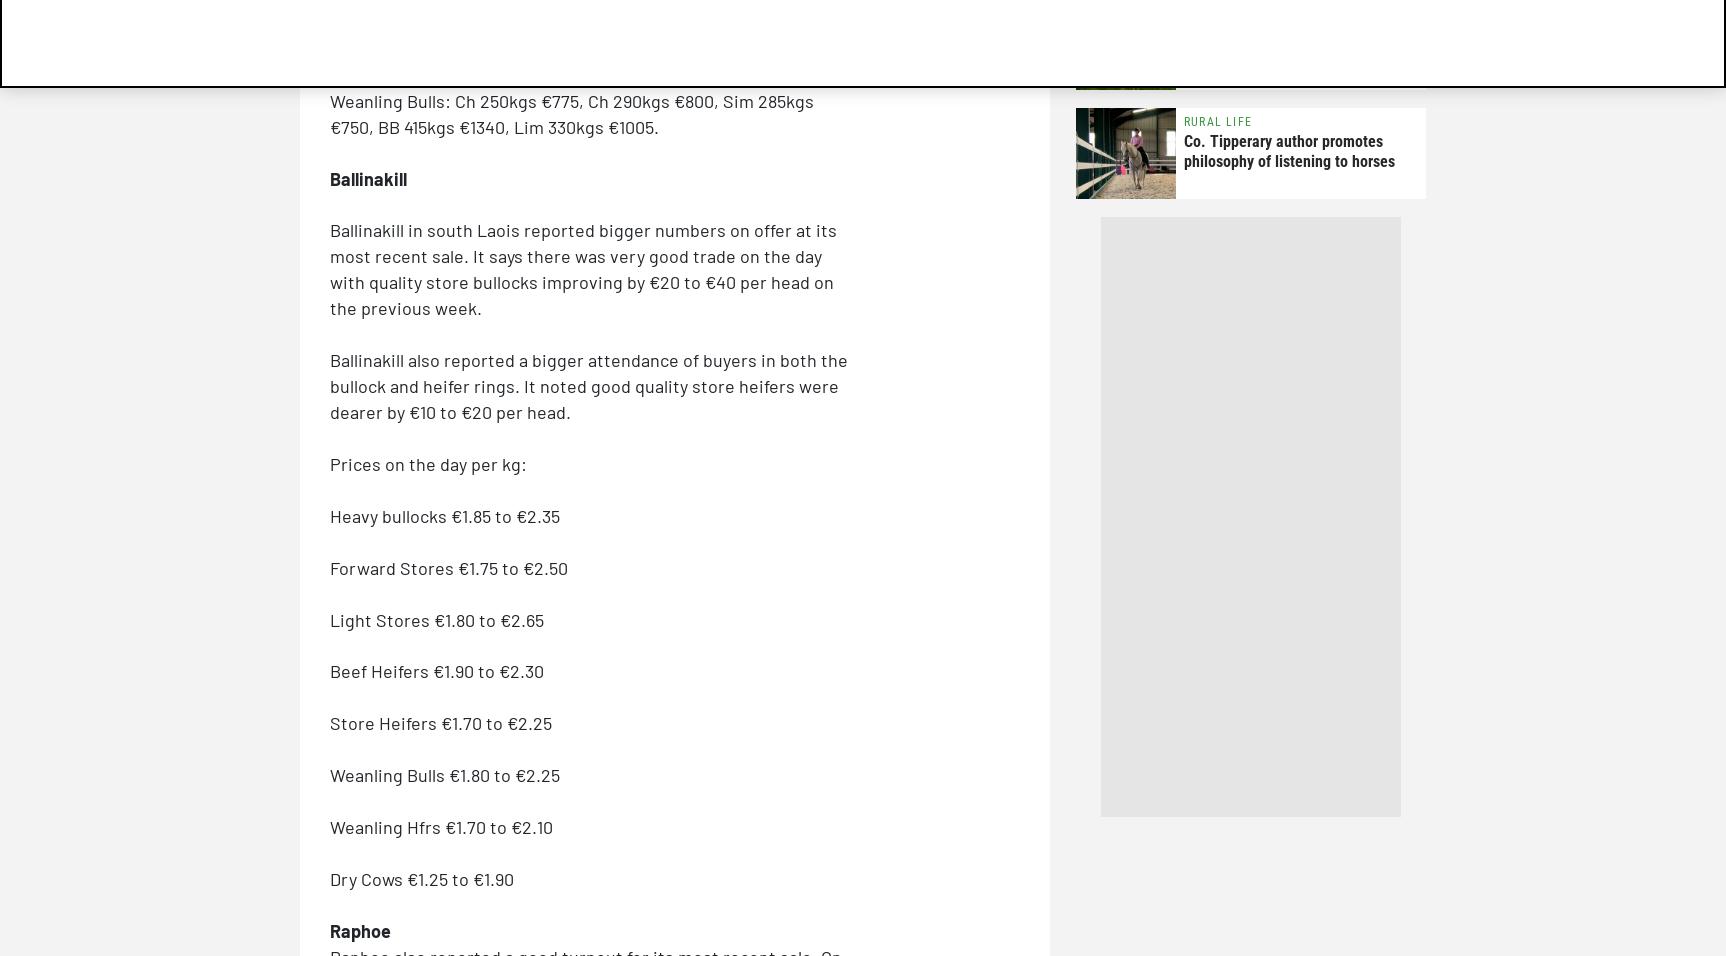  Describe the element at coordinates (588, 33) in the screenshot. I see `'Weanling Heifers: Chx 290kgs €915, Lim 260kgs €760, Lim 395kgs €1125, Ch 325kgs €995, AA 315kgs €775.'` at that location.